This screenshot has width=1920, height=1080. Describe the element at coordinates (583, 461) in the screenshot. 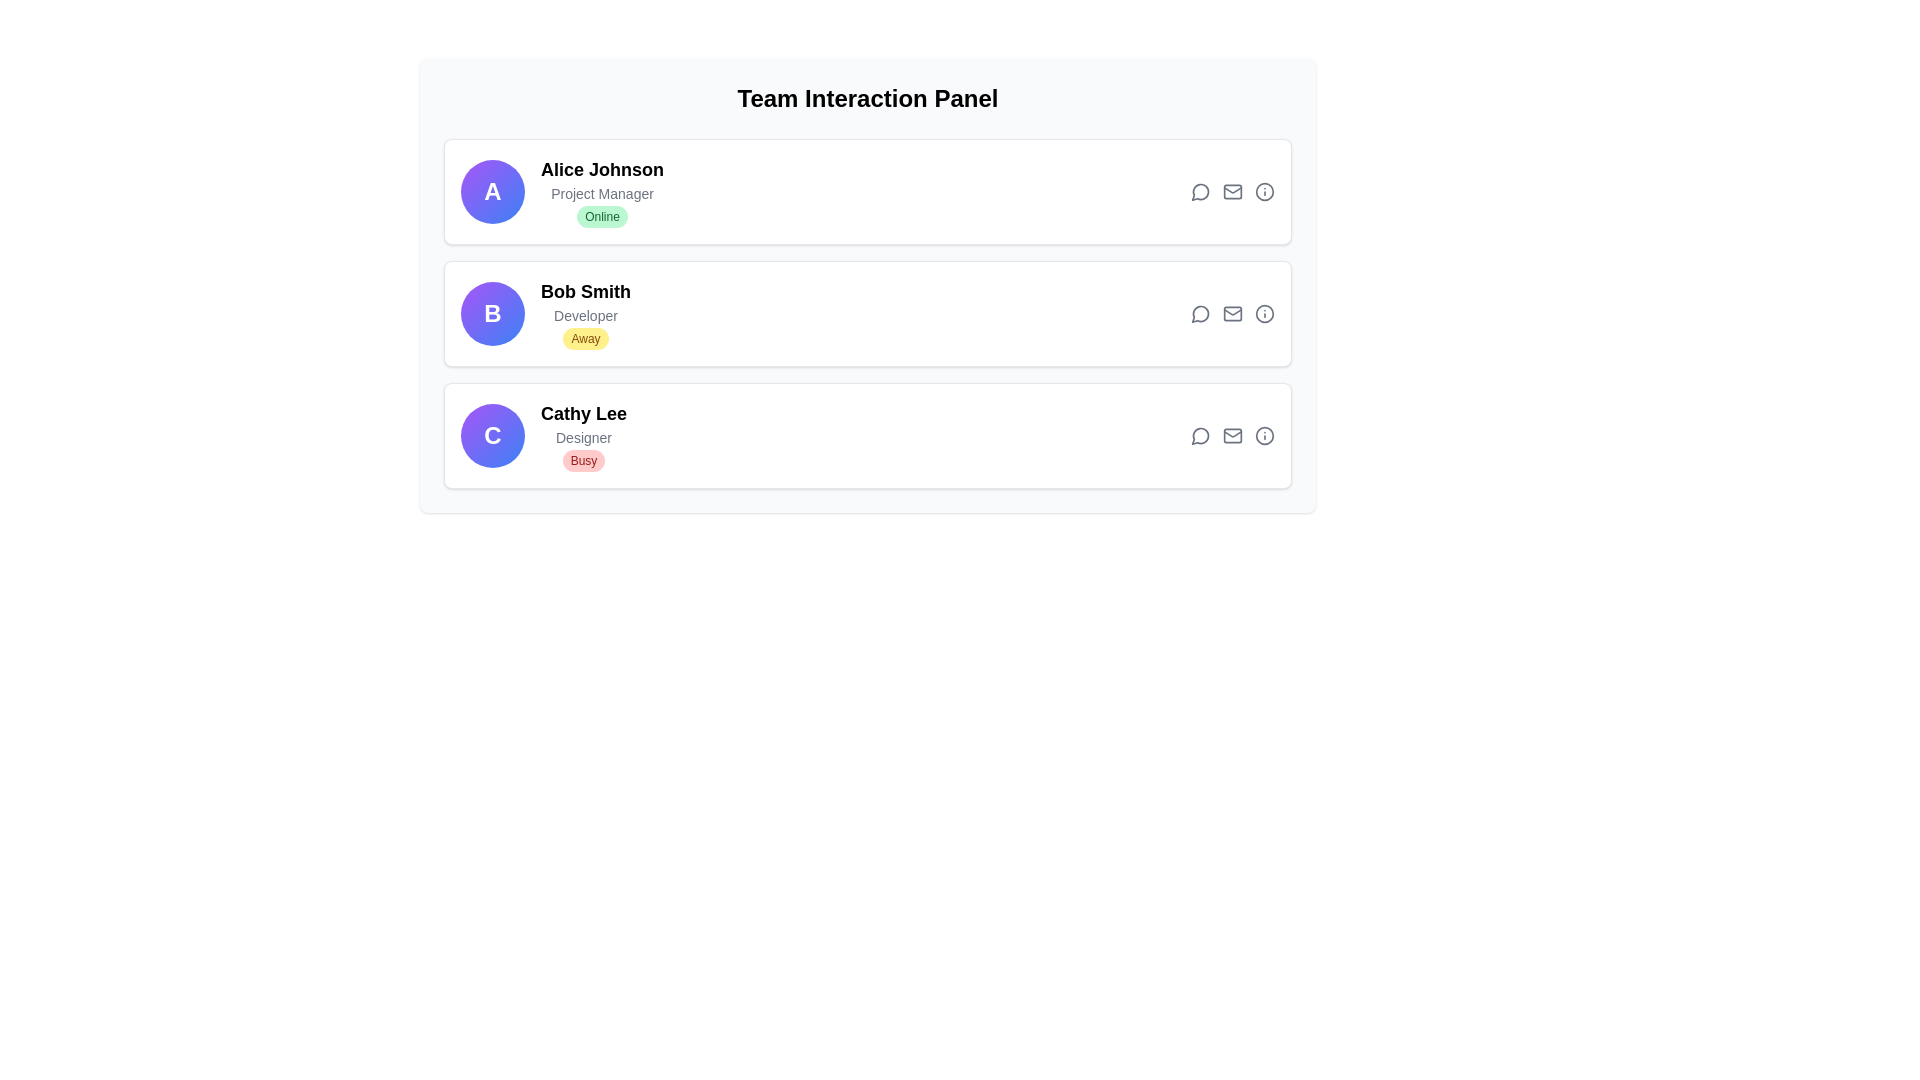

I see `the Status badge indicating that 'Cathy Lee' is busy, located in the bottom row of the user list below the 'Designer' label` at that location.